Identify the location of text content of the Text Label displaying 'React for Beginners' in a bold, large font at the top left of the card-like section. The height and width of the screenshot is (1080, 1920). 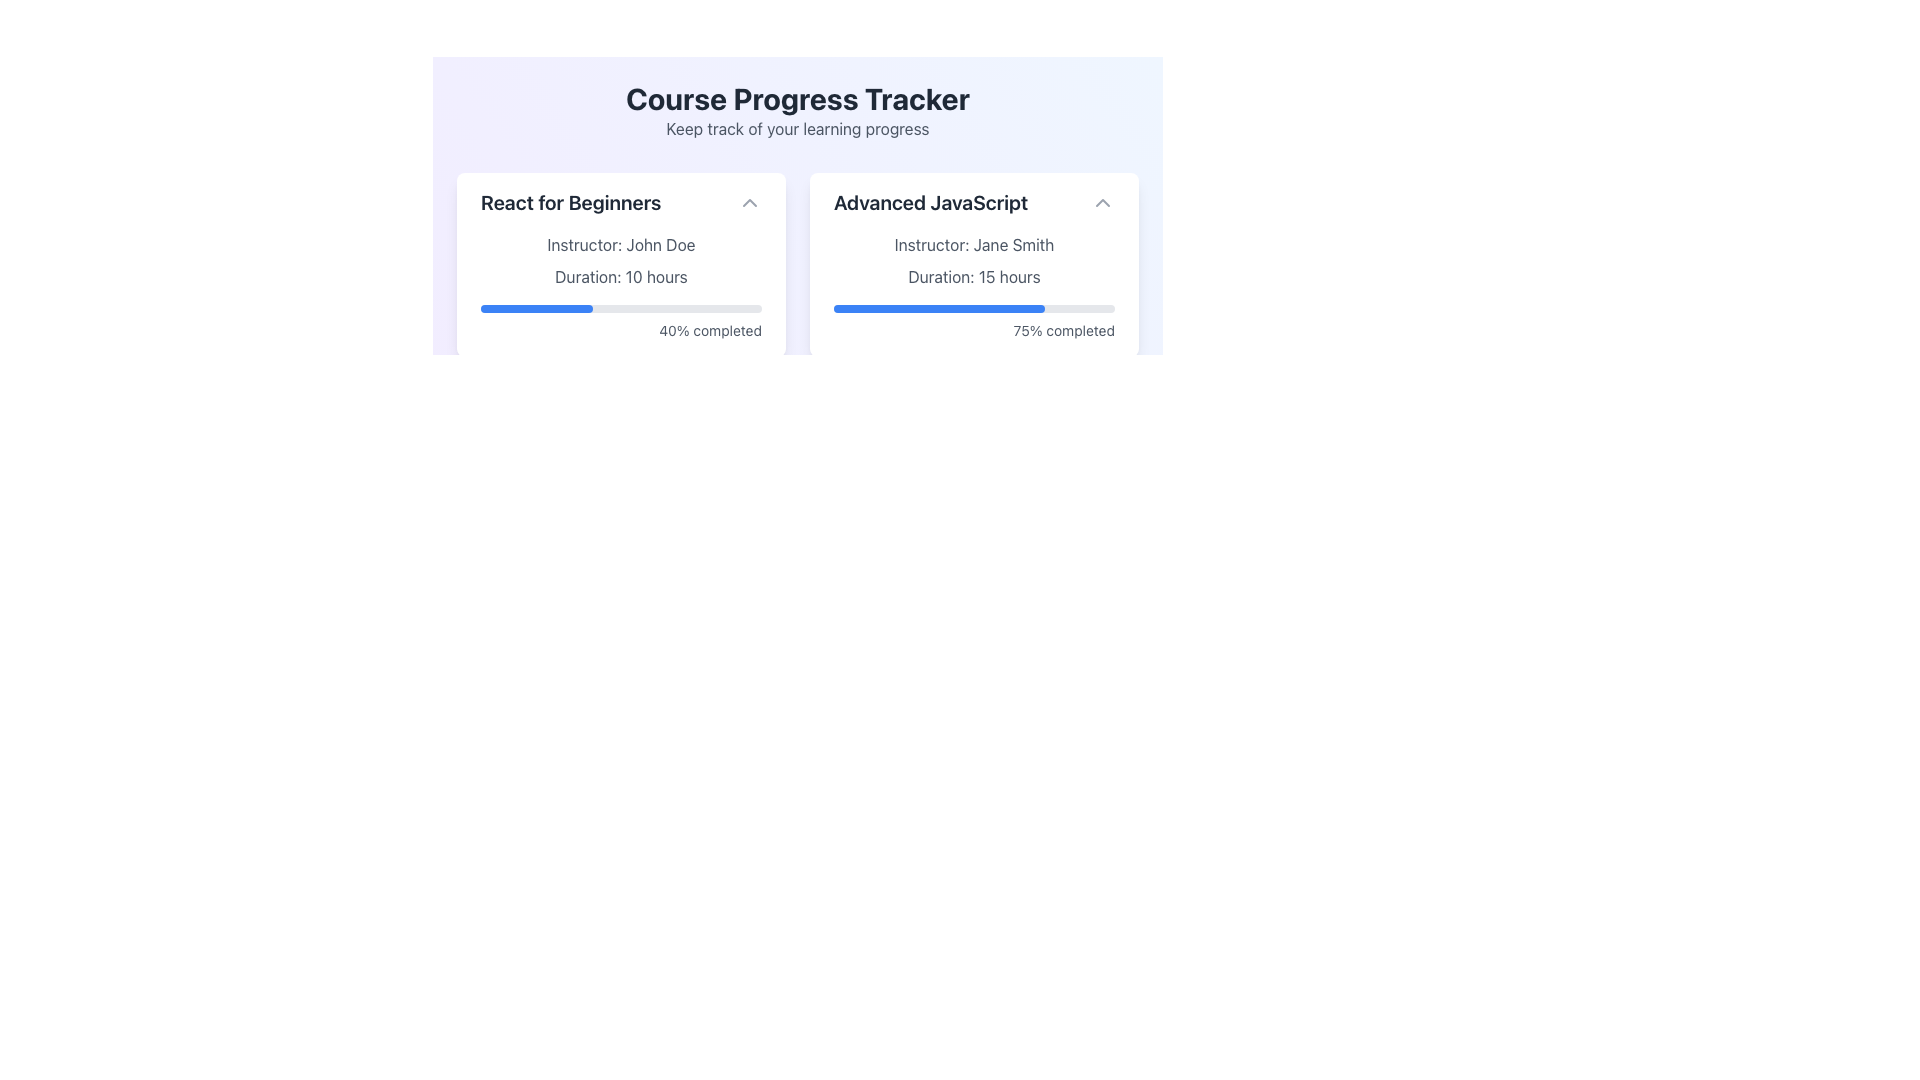
(570, 203).